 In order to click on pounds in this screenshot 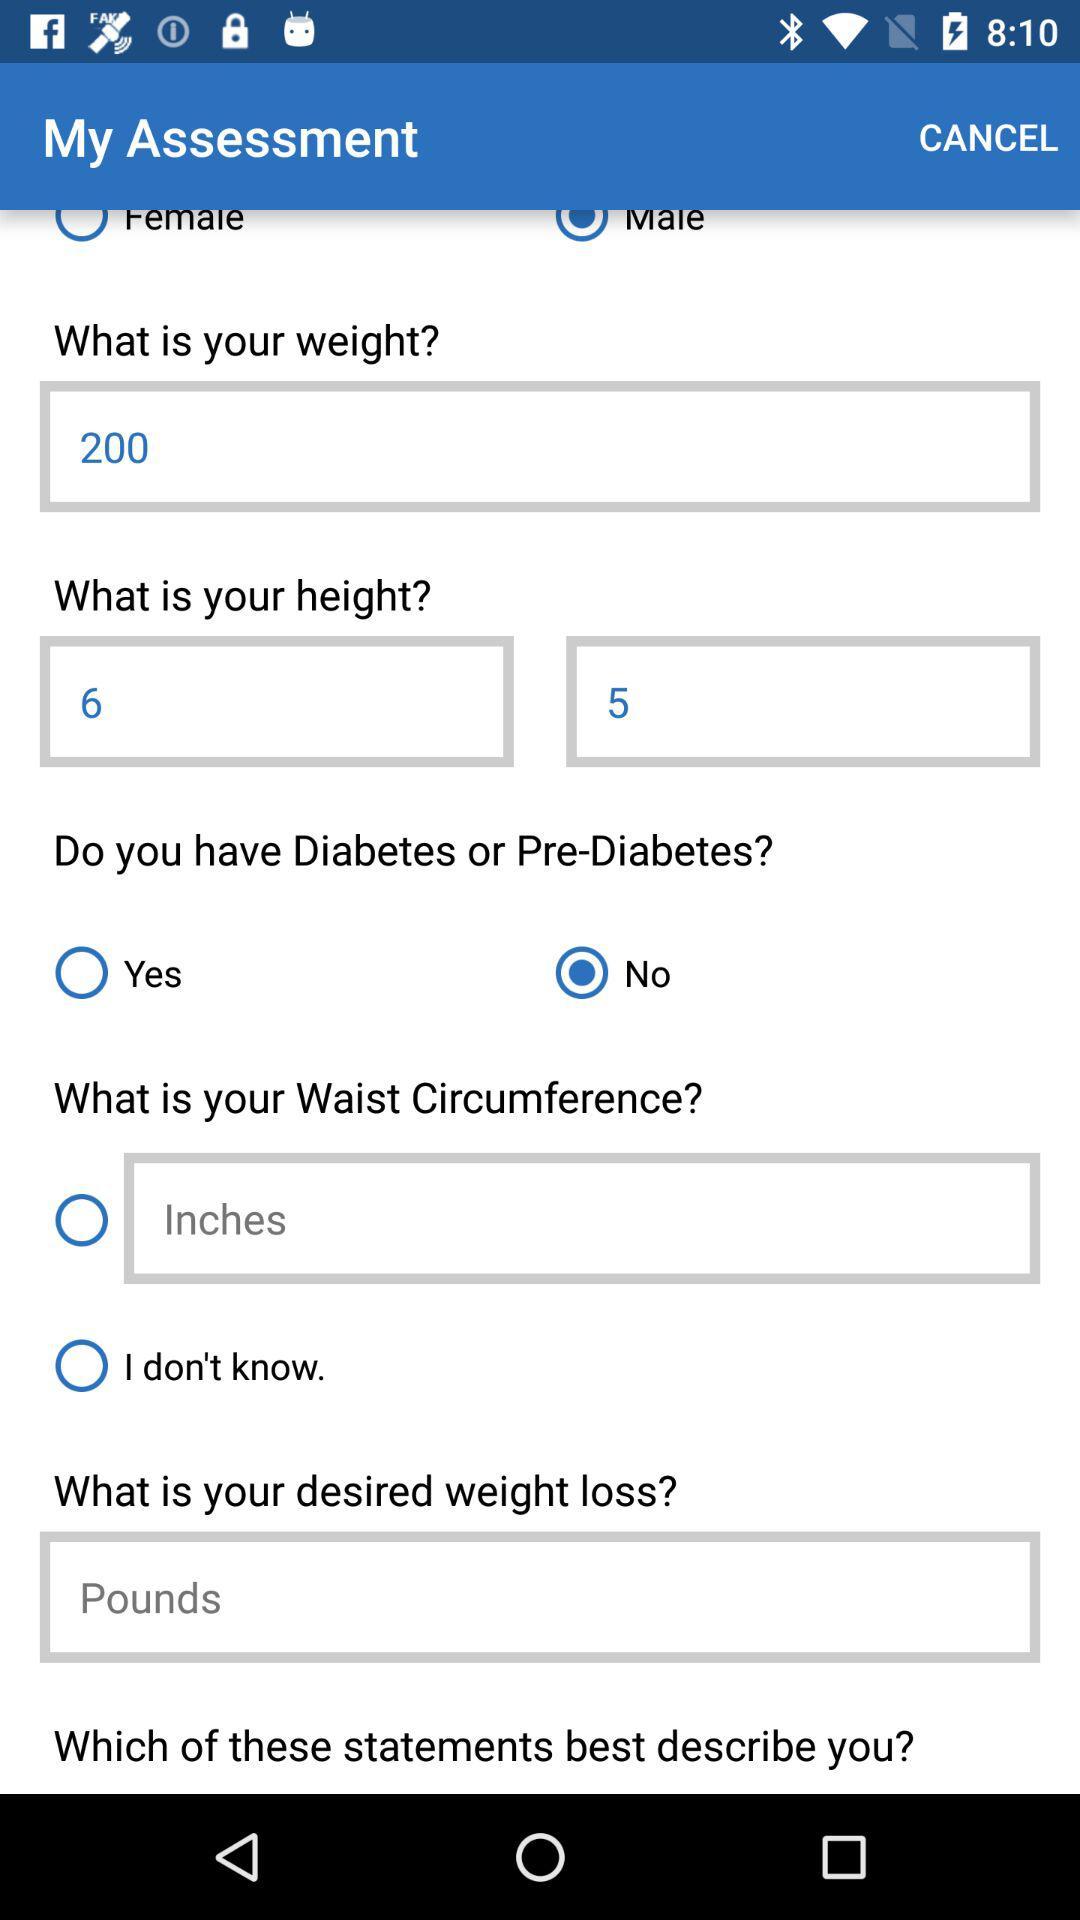, I will do `click(540, 1596)`.